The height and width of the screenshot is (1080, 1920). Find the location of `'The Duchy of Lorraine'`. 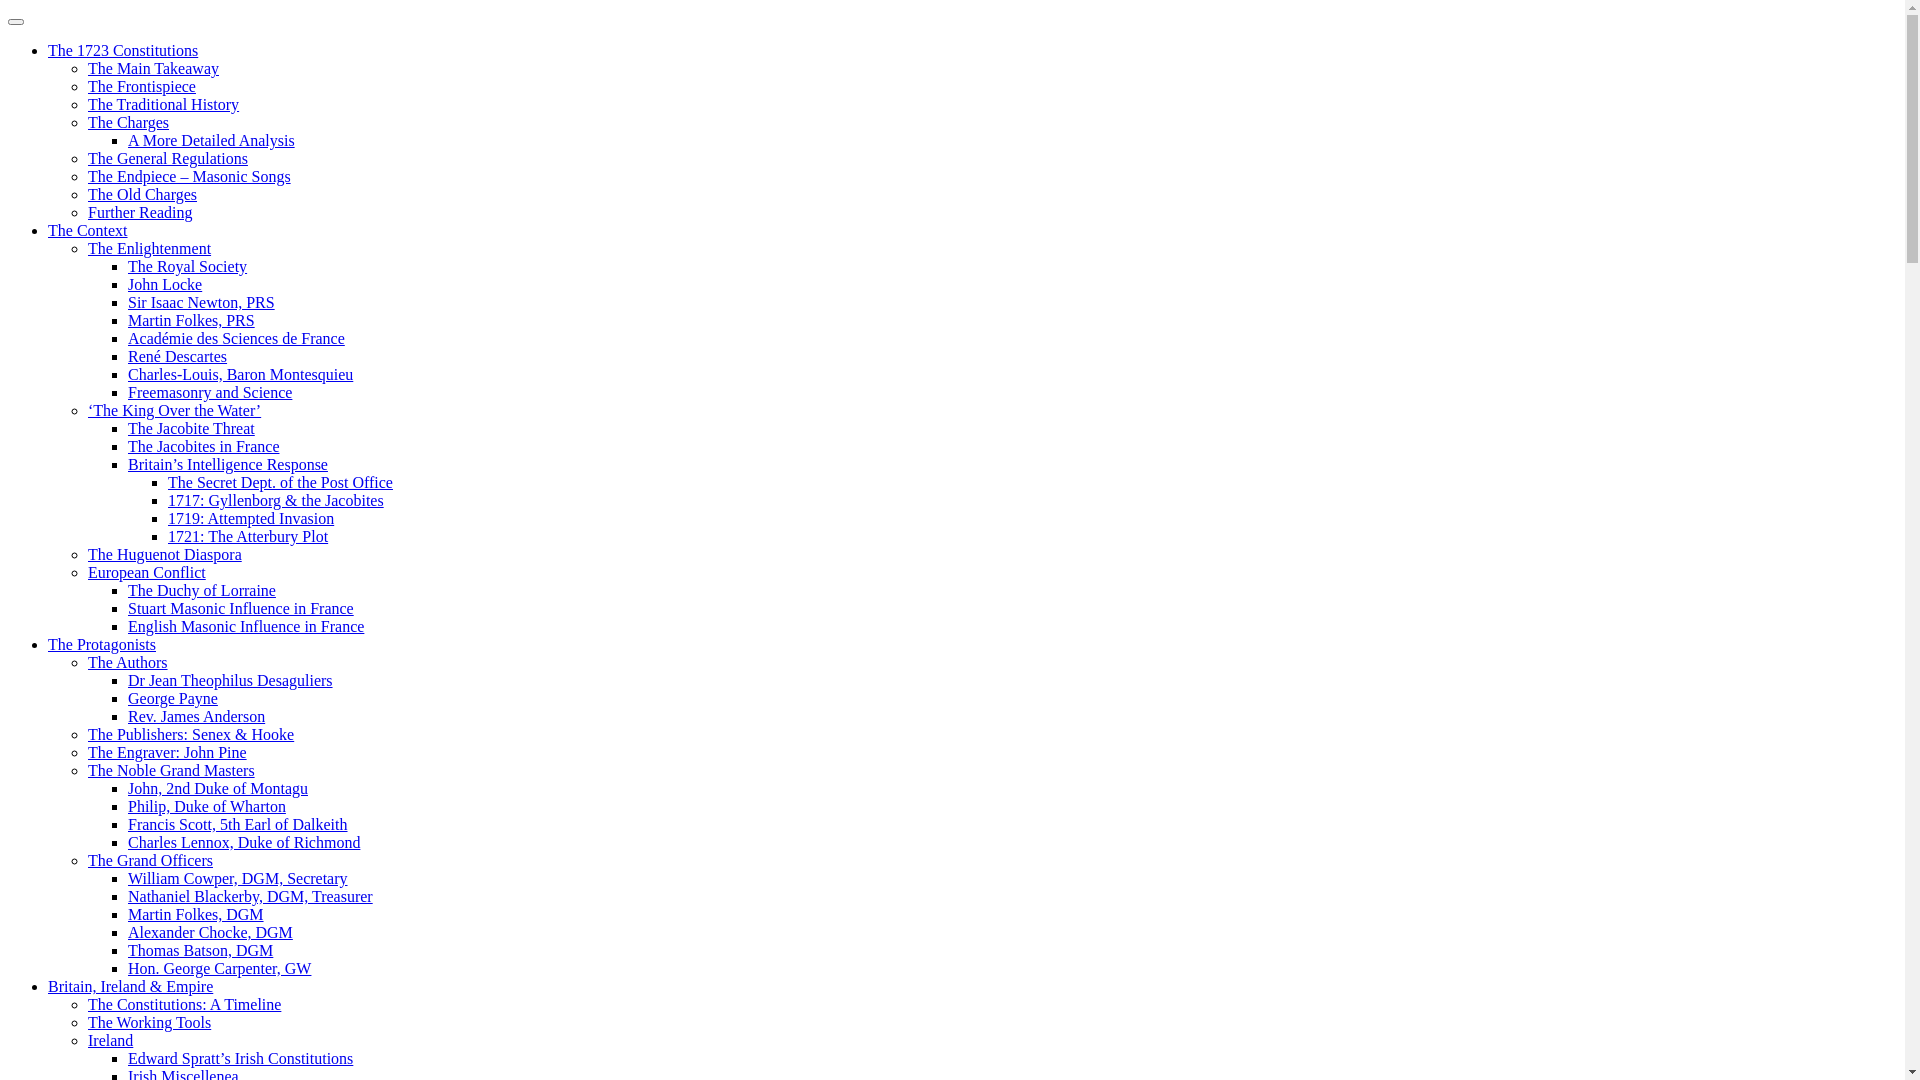

'The Duchy of Lorraine' is located at coordinates (201, 589).